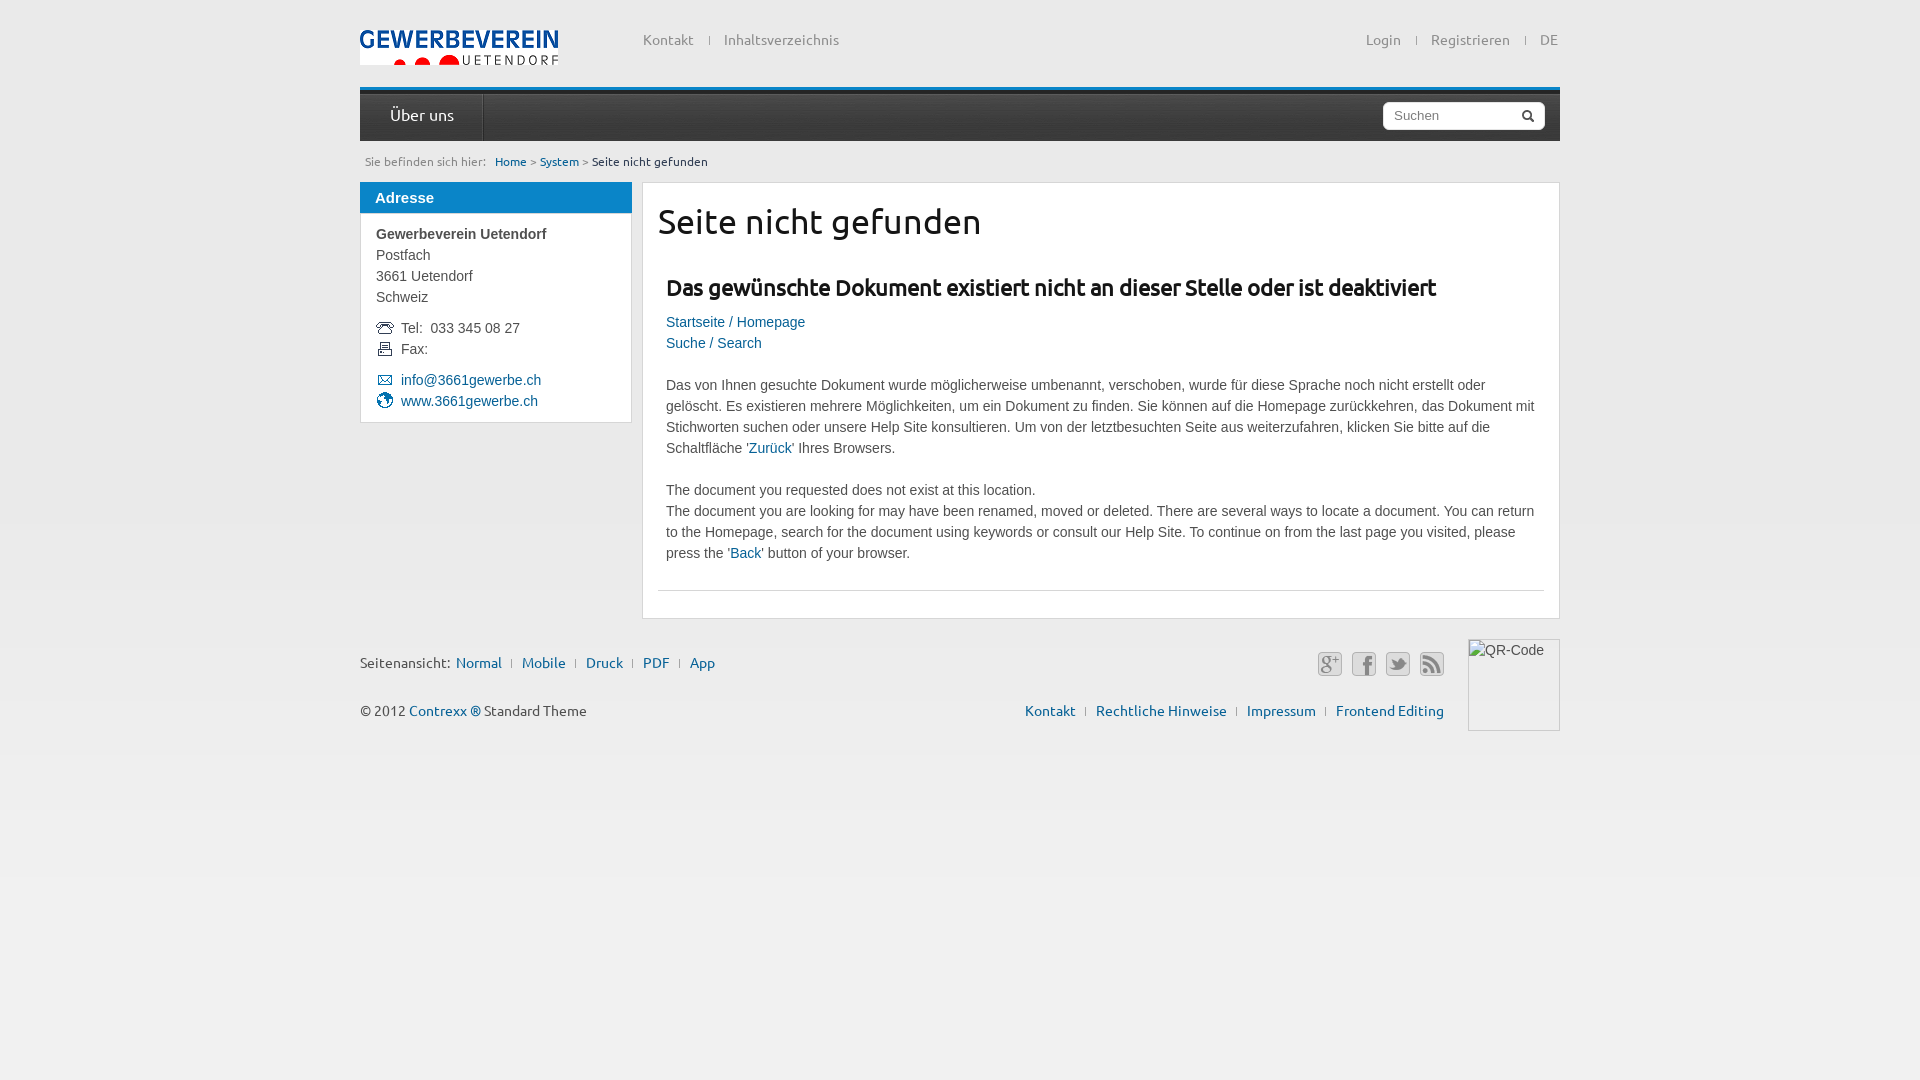 This screenshot has width=1920, height=1080. Describe the element at coordinates (478, 662) in the screenshot. I see `'Normal'` at that location.